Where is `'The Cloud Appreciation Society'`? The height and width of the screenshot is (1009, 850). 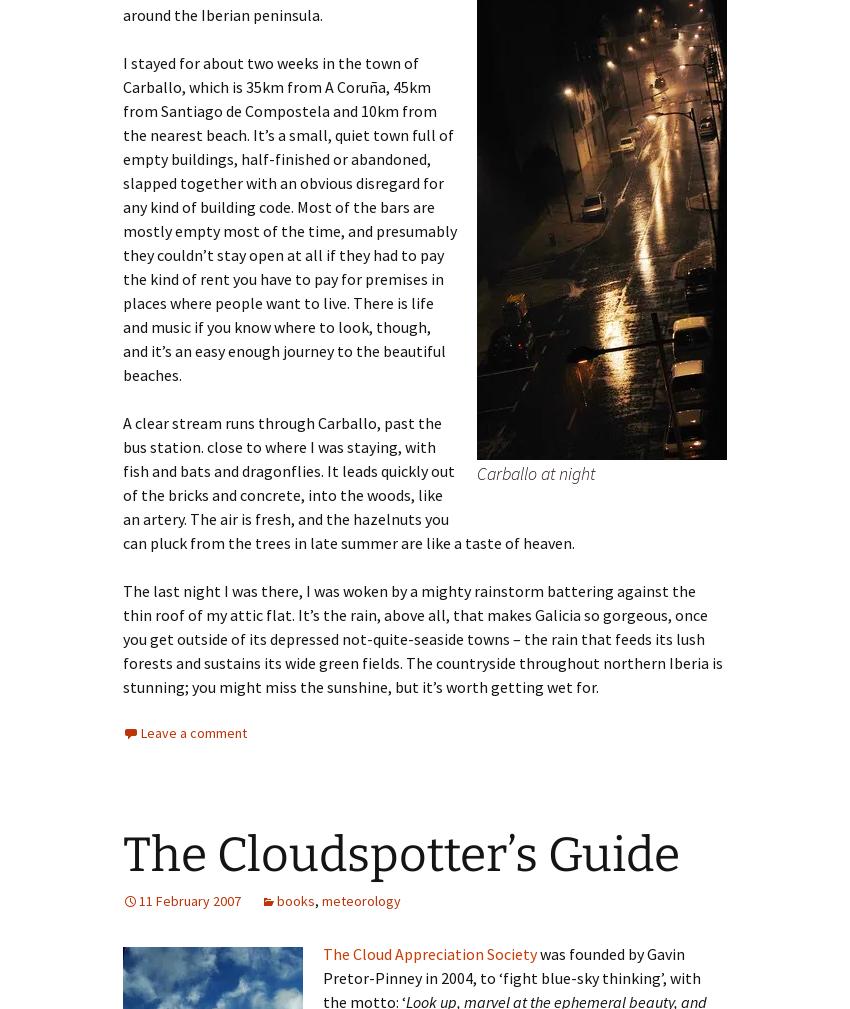
'The Cloud Appreciation Society' is located at coordinates (429, 954).